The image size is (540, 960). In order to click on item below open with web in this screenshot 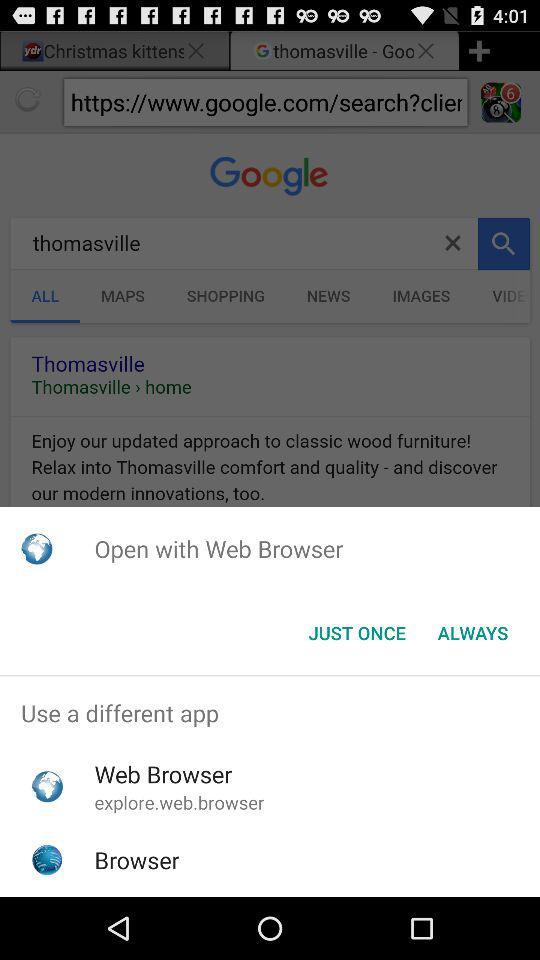, I will do `click(356, 632)`.